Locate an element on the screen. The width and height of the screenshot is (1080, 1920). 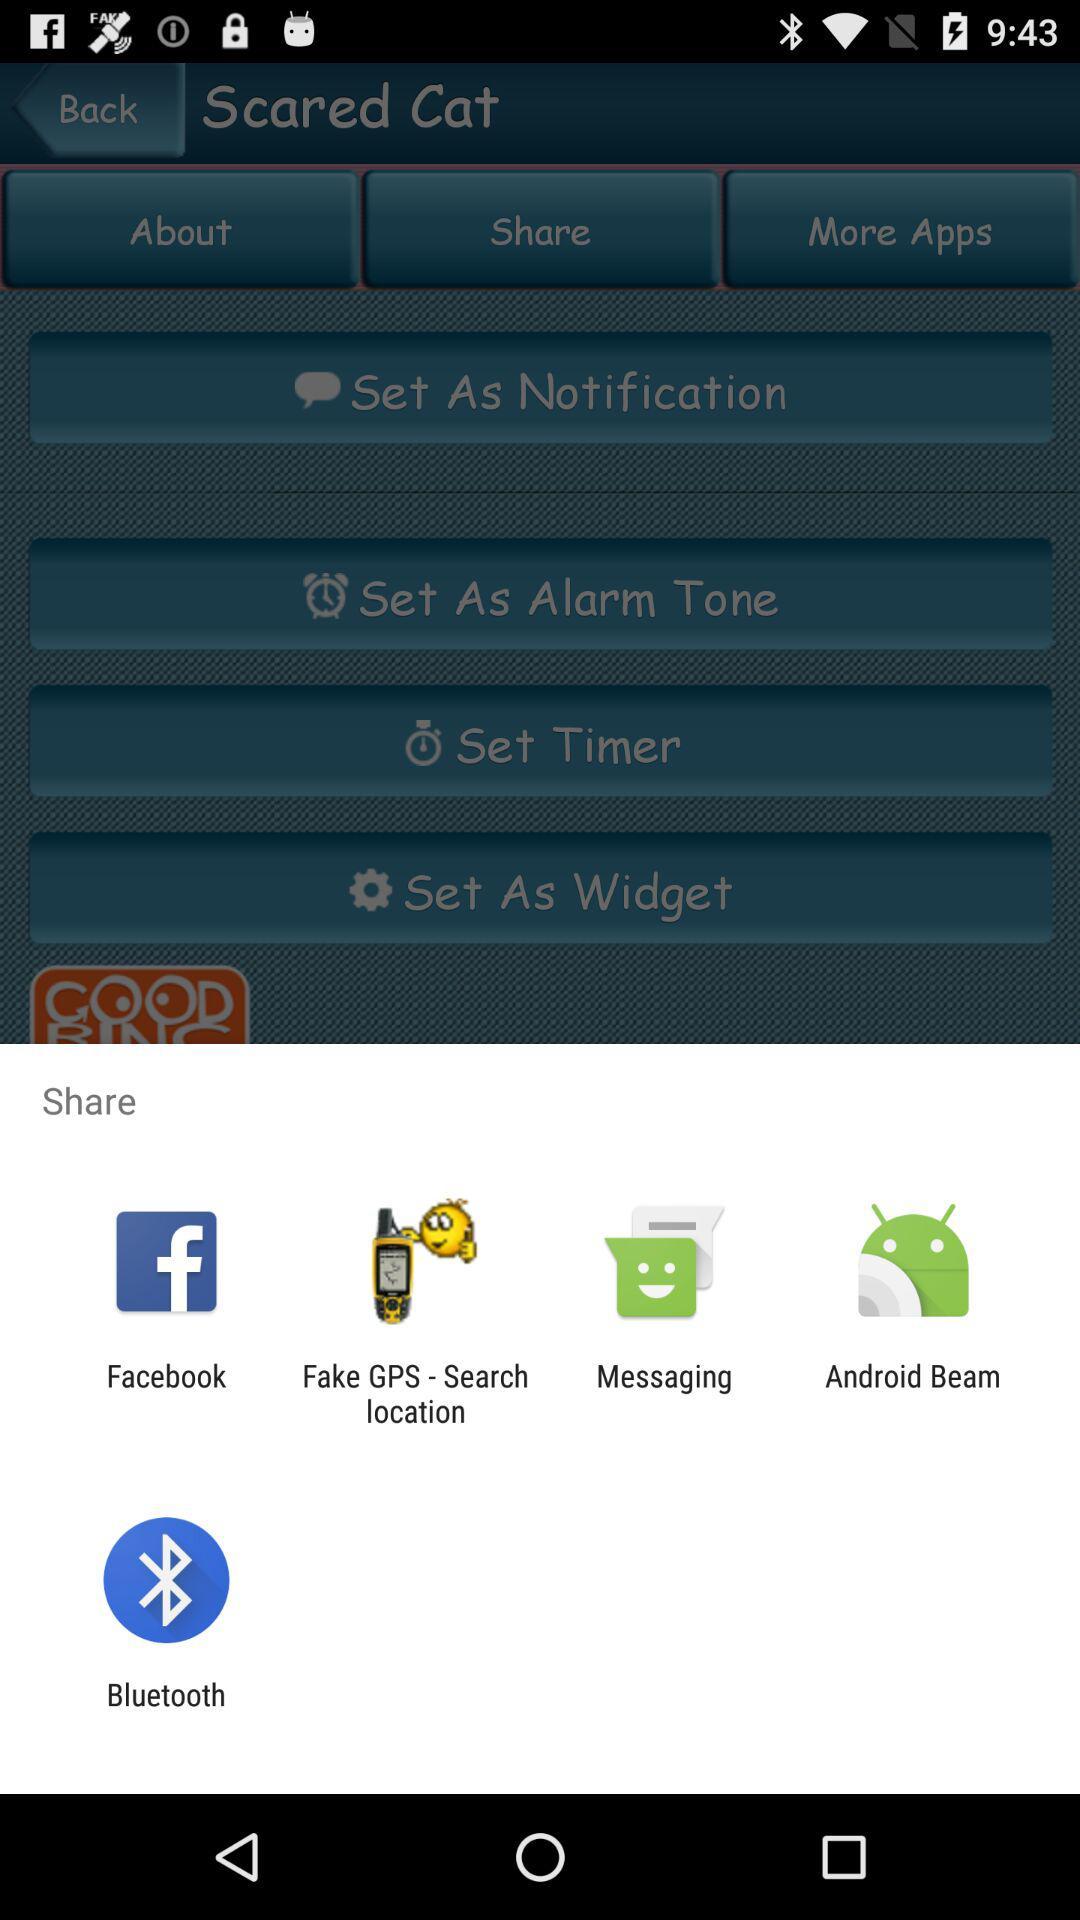
the facebook item is located at coordinates (165, 1392).